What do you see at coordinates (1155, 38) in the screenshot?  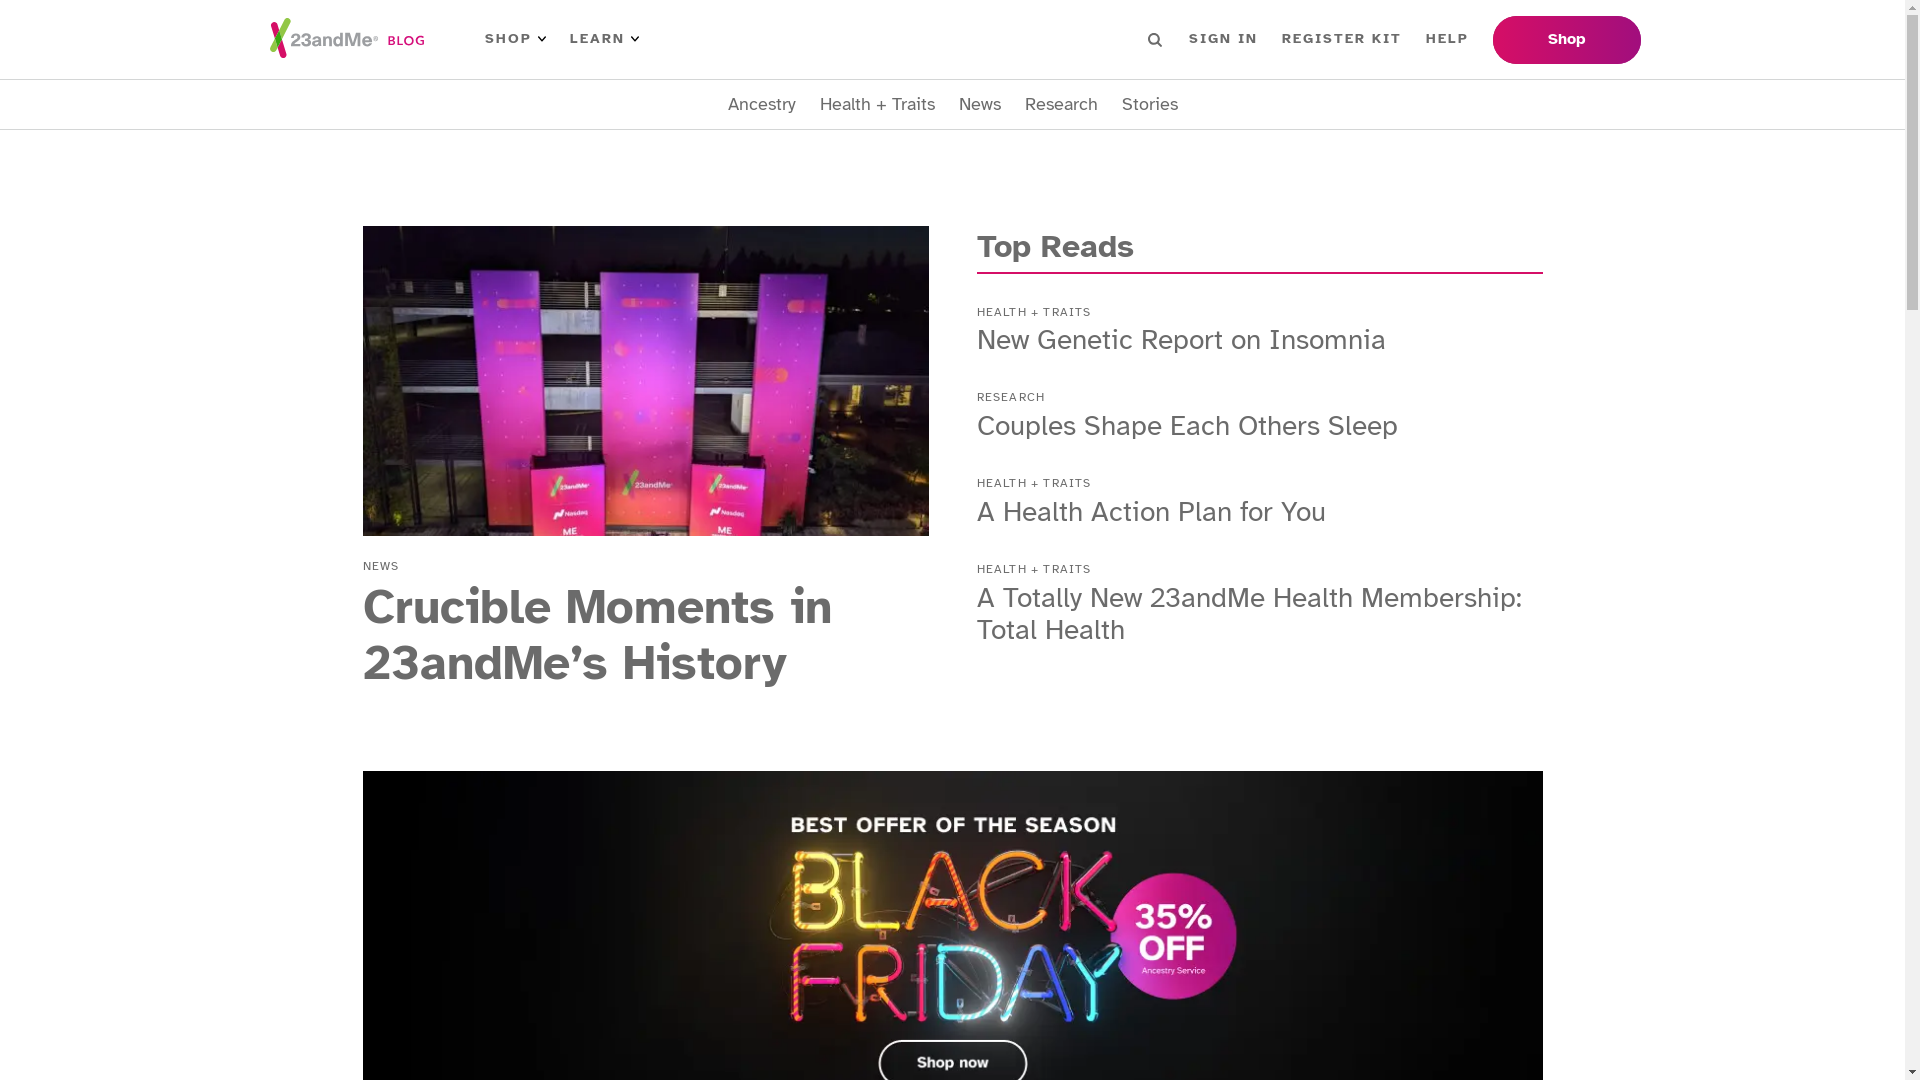 I see `'Search'` at bounding box center [1155, 38].